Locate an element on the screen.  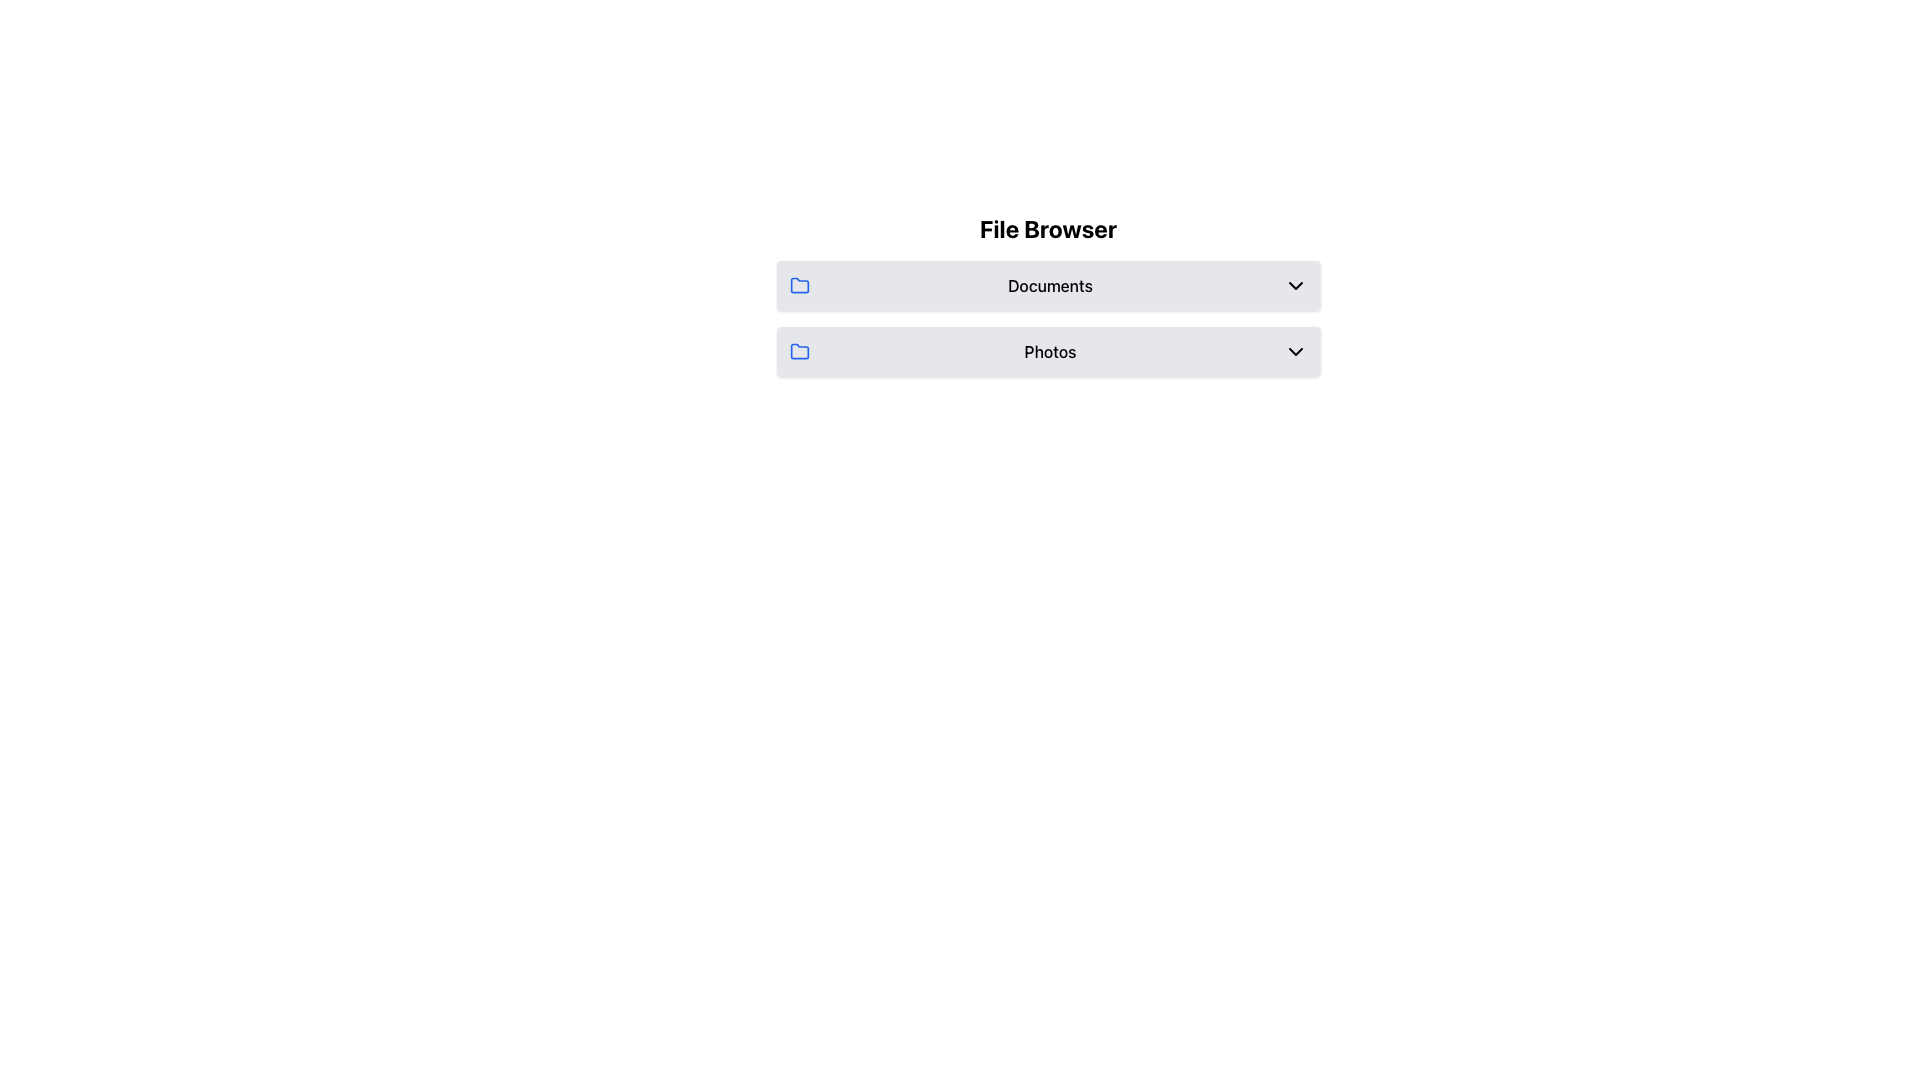
the downward-facing chevron icon of the 'Documents' row is located at coordinates (1295, 285).